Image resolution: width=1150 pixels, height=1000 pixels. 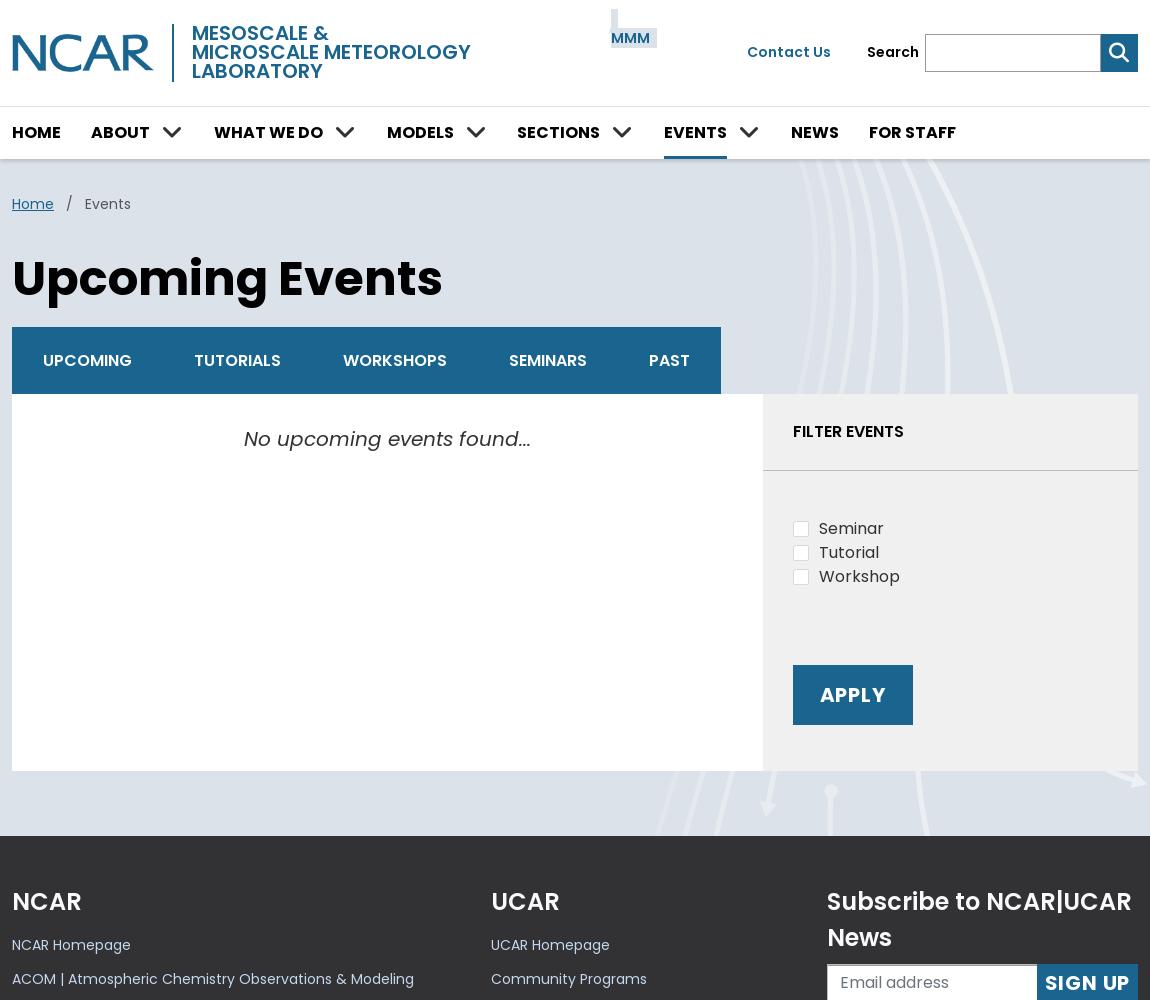 I want to click on 'Seminars', so click(x=547, y=358).